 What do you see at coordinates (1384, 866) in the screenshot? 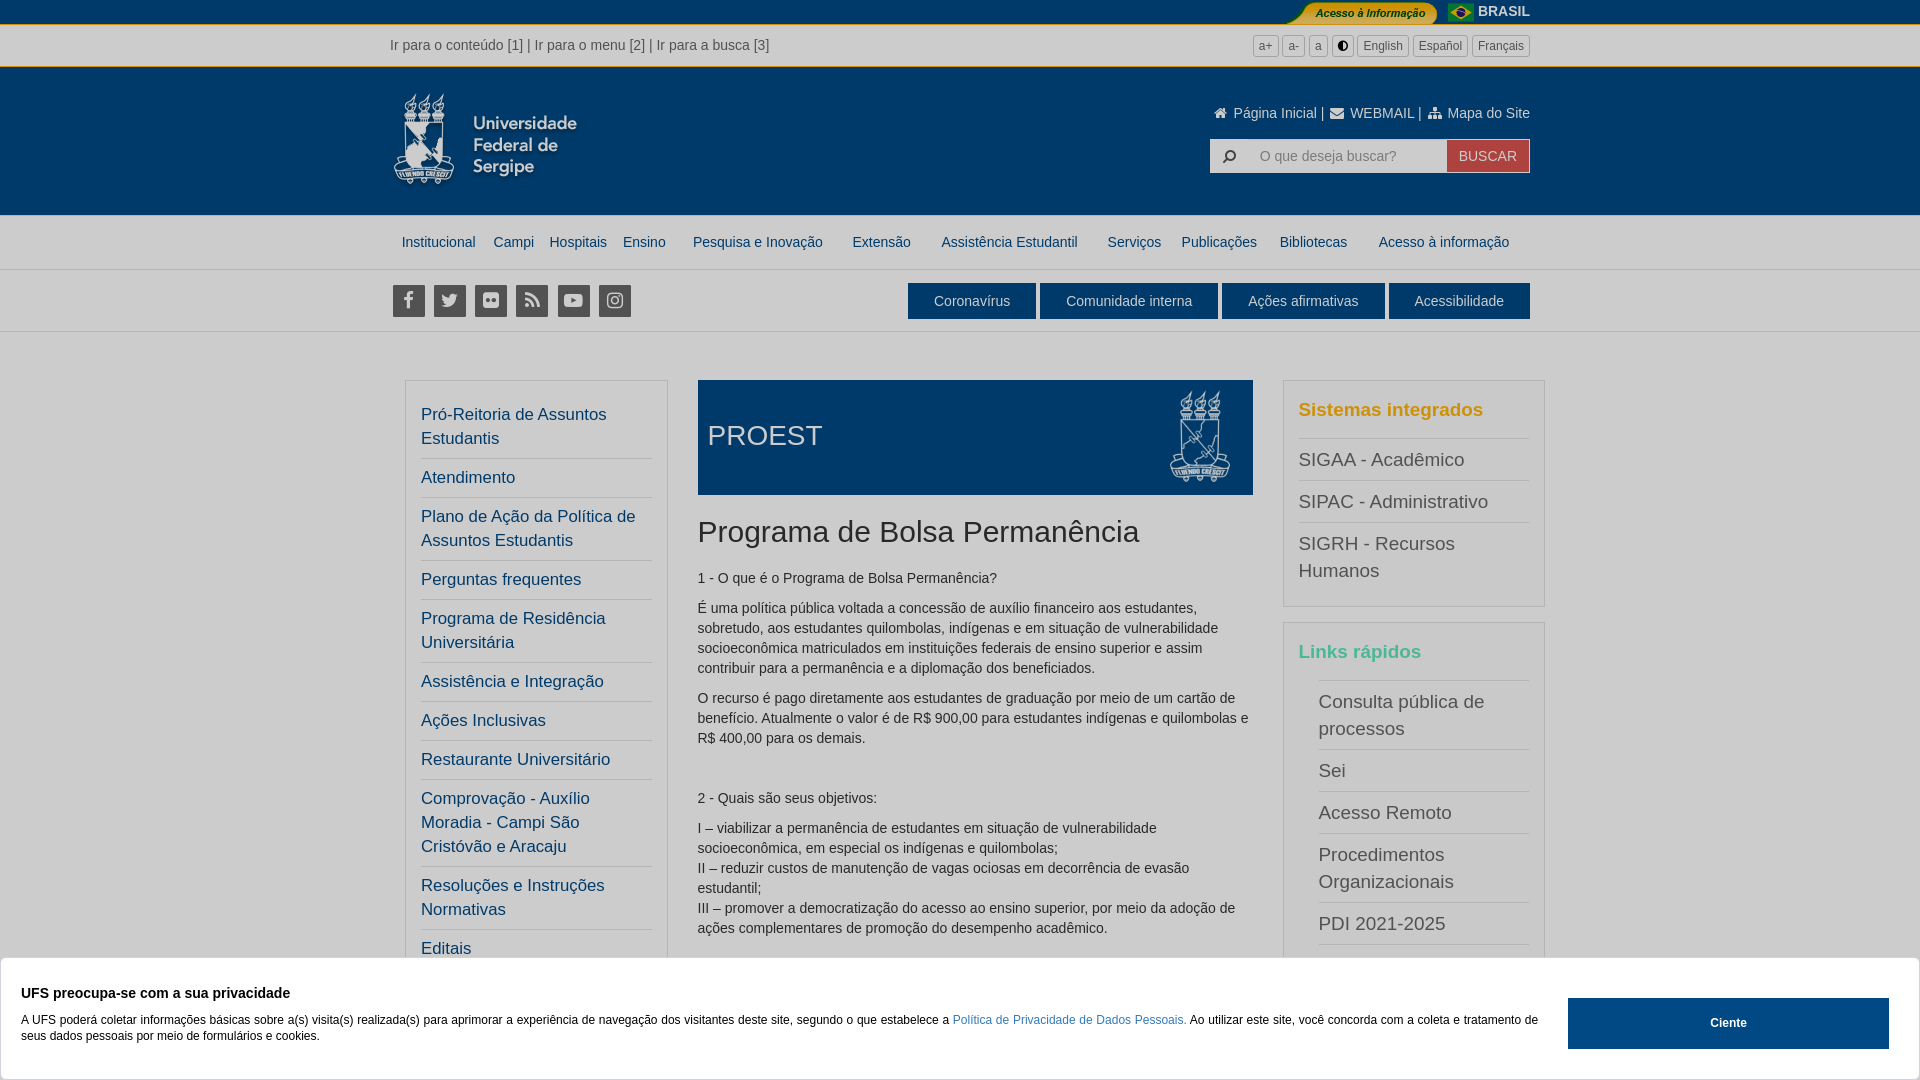
I see `'Procedimentos Organizacionais'` at bounding box center [1384, 866].